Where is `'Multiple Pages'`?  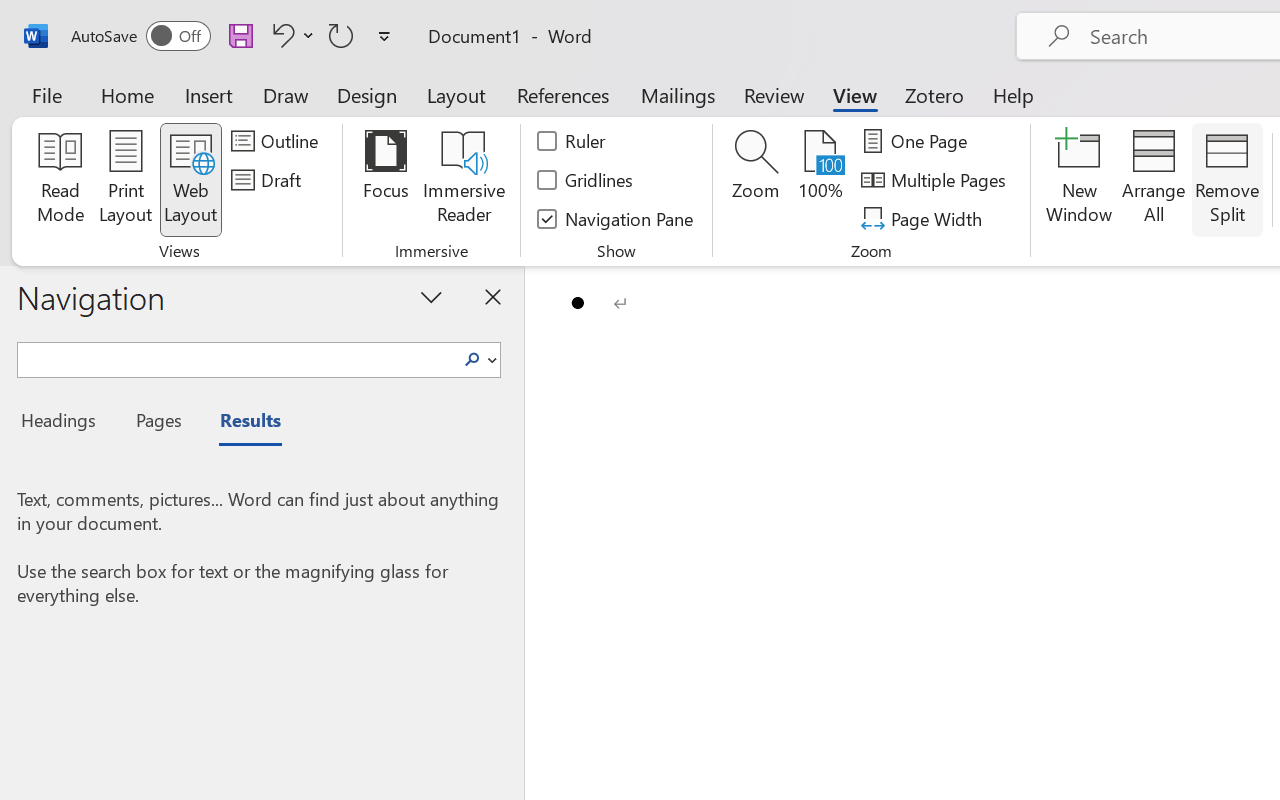
'Multiple Pages' is located at coordinates (935, 179).